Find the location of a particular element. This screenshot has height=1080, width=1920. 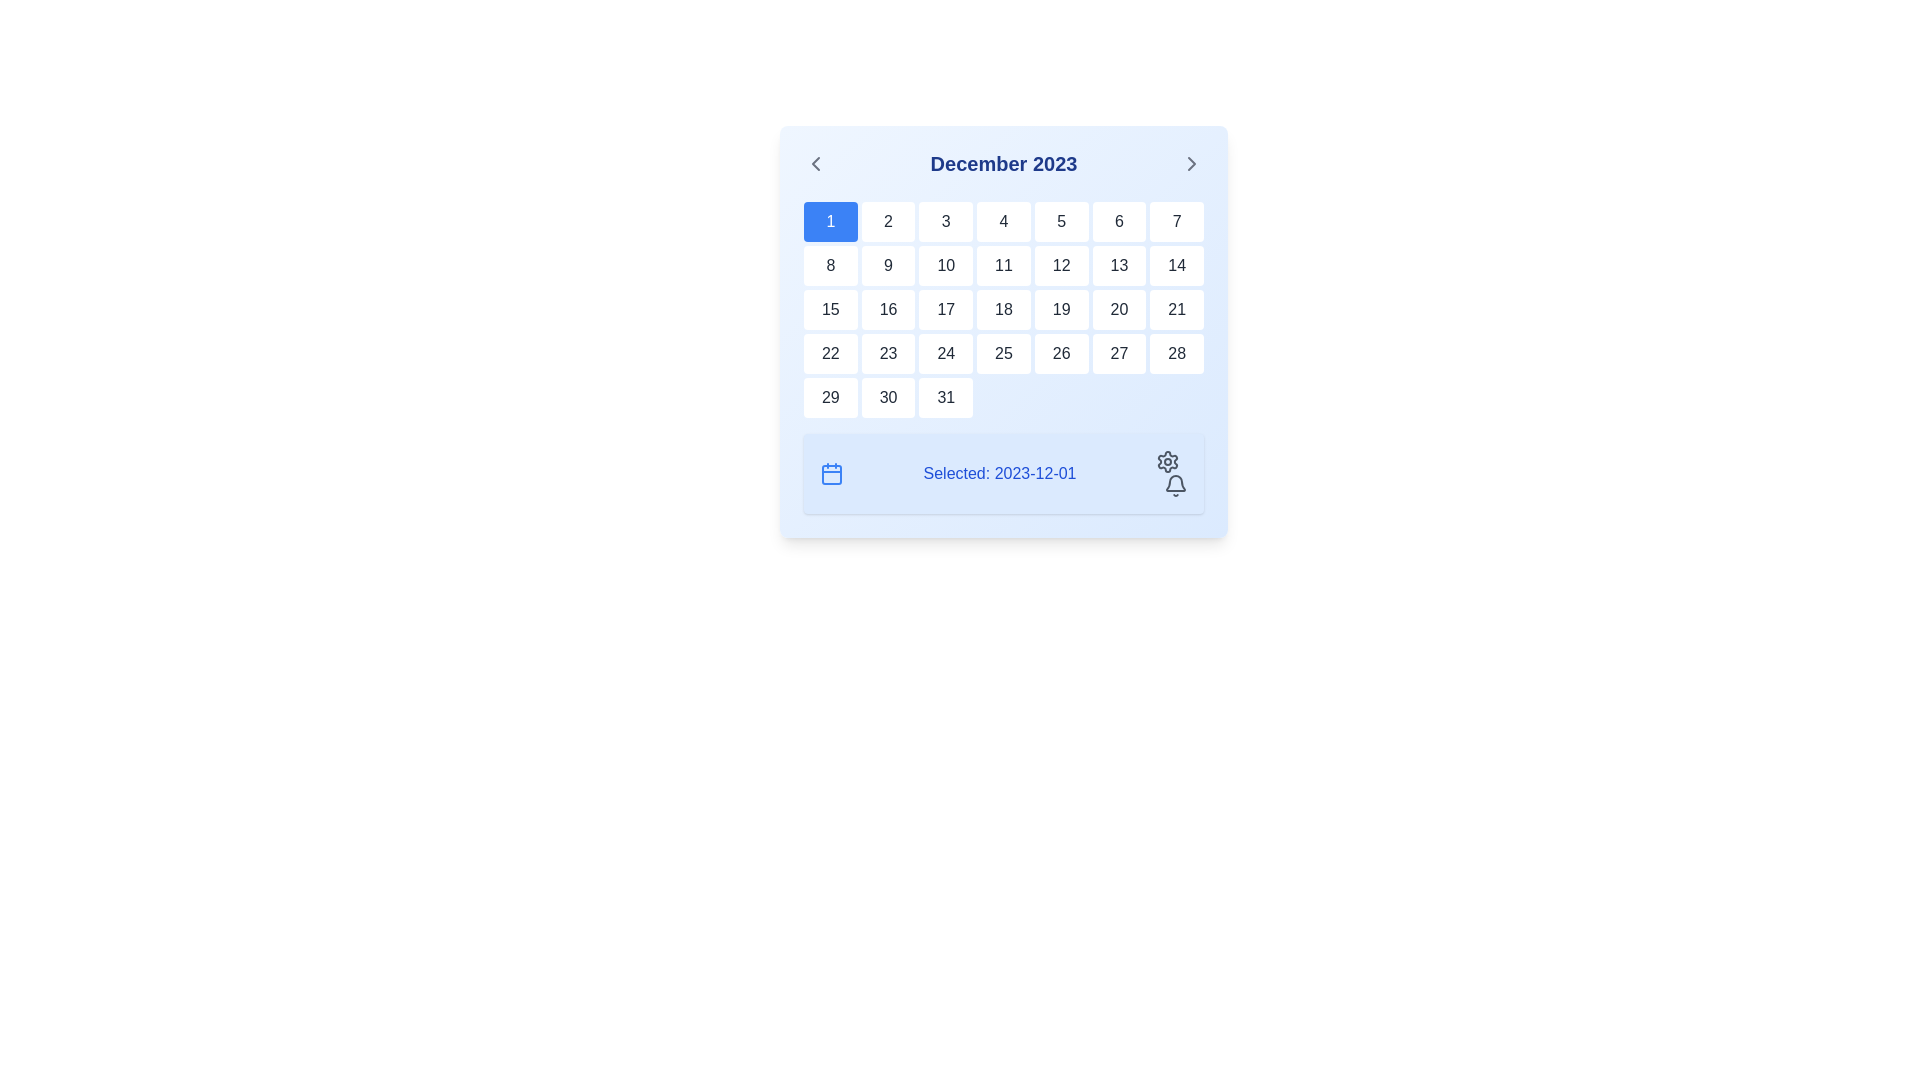

the Static calendar day box displaying the number '20', which has a white background and gray text, located in the third row and sixth column of the calendar grid is located at coordinates (1118, 309).